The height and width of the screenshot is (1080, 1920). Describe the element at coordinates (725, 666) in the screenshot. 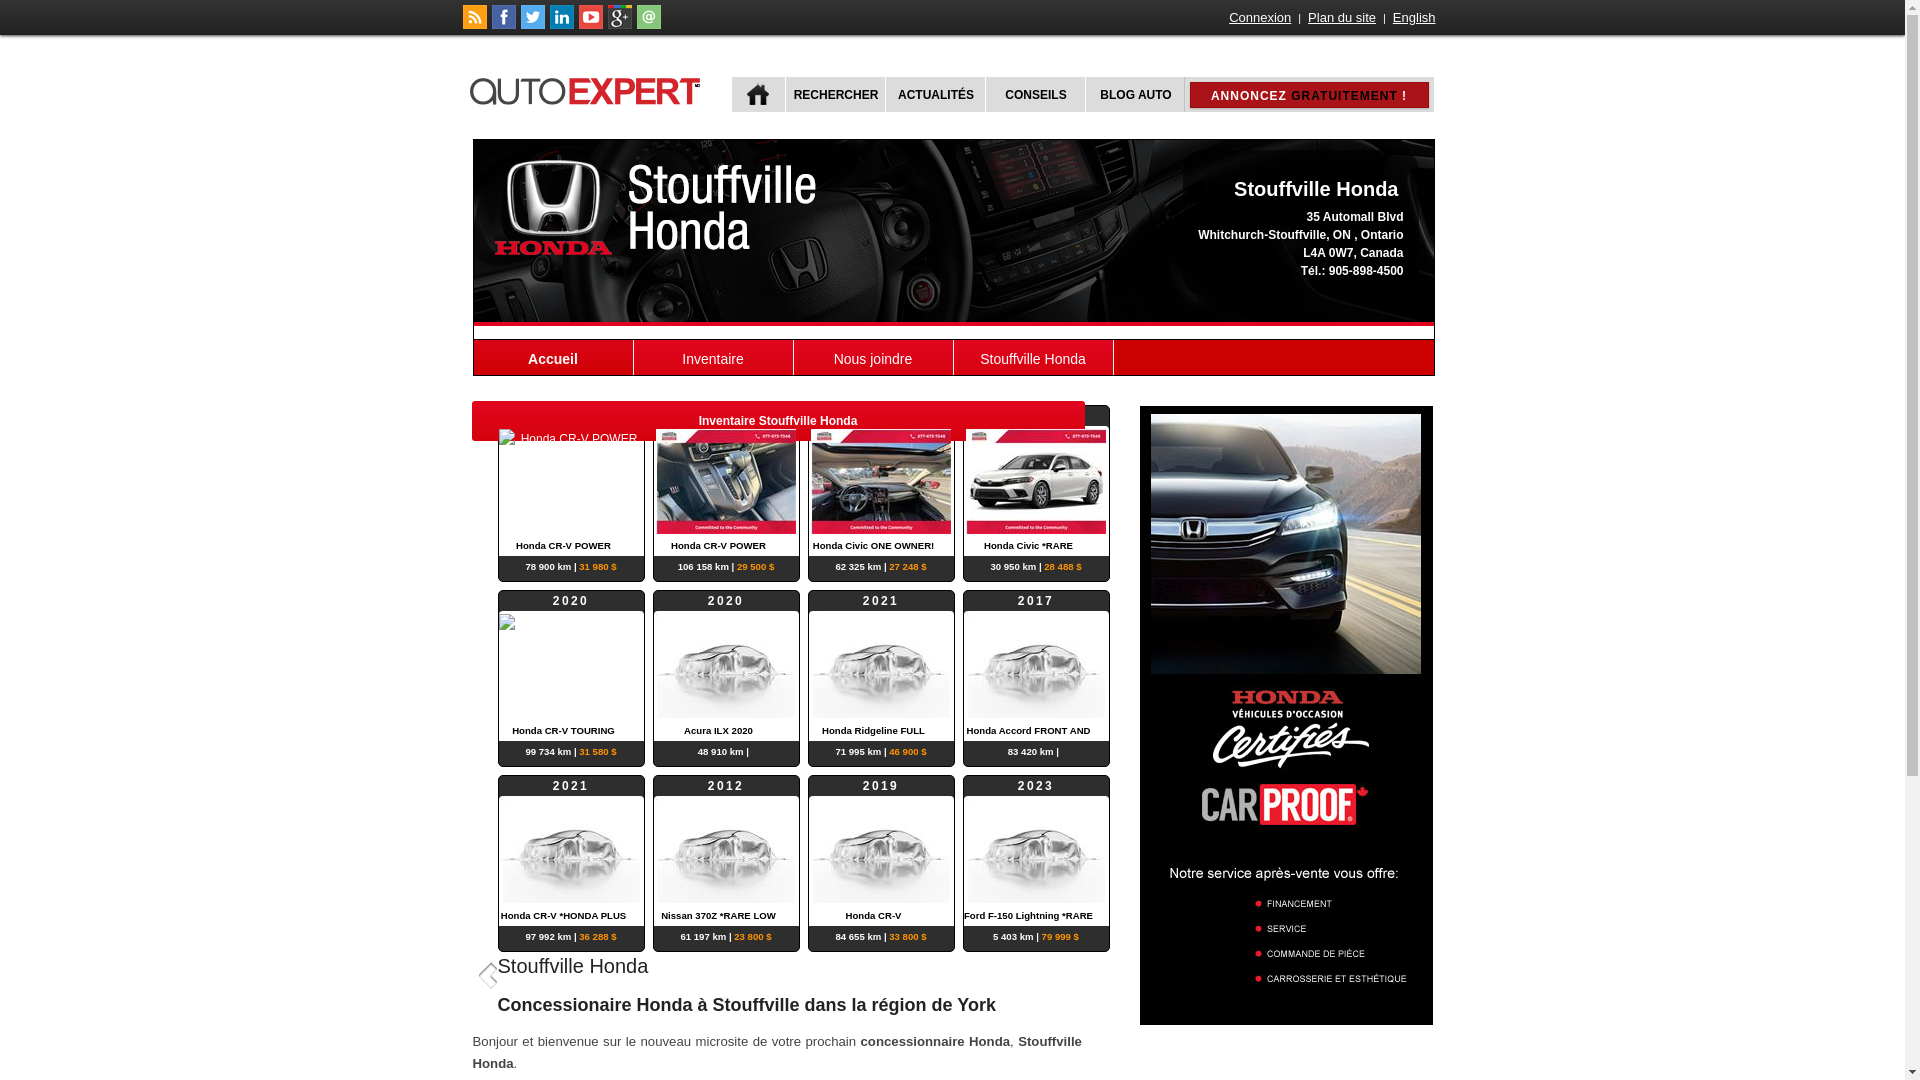

I see `'2020` at that location.